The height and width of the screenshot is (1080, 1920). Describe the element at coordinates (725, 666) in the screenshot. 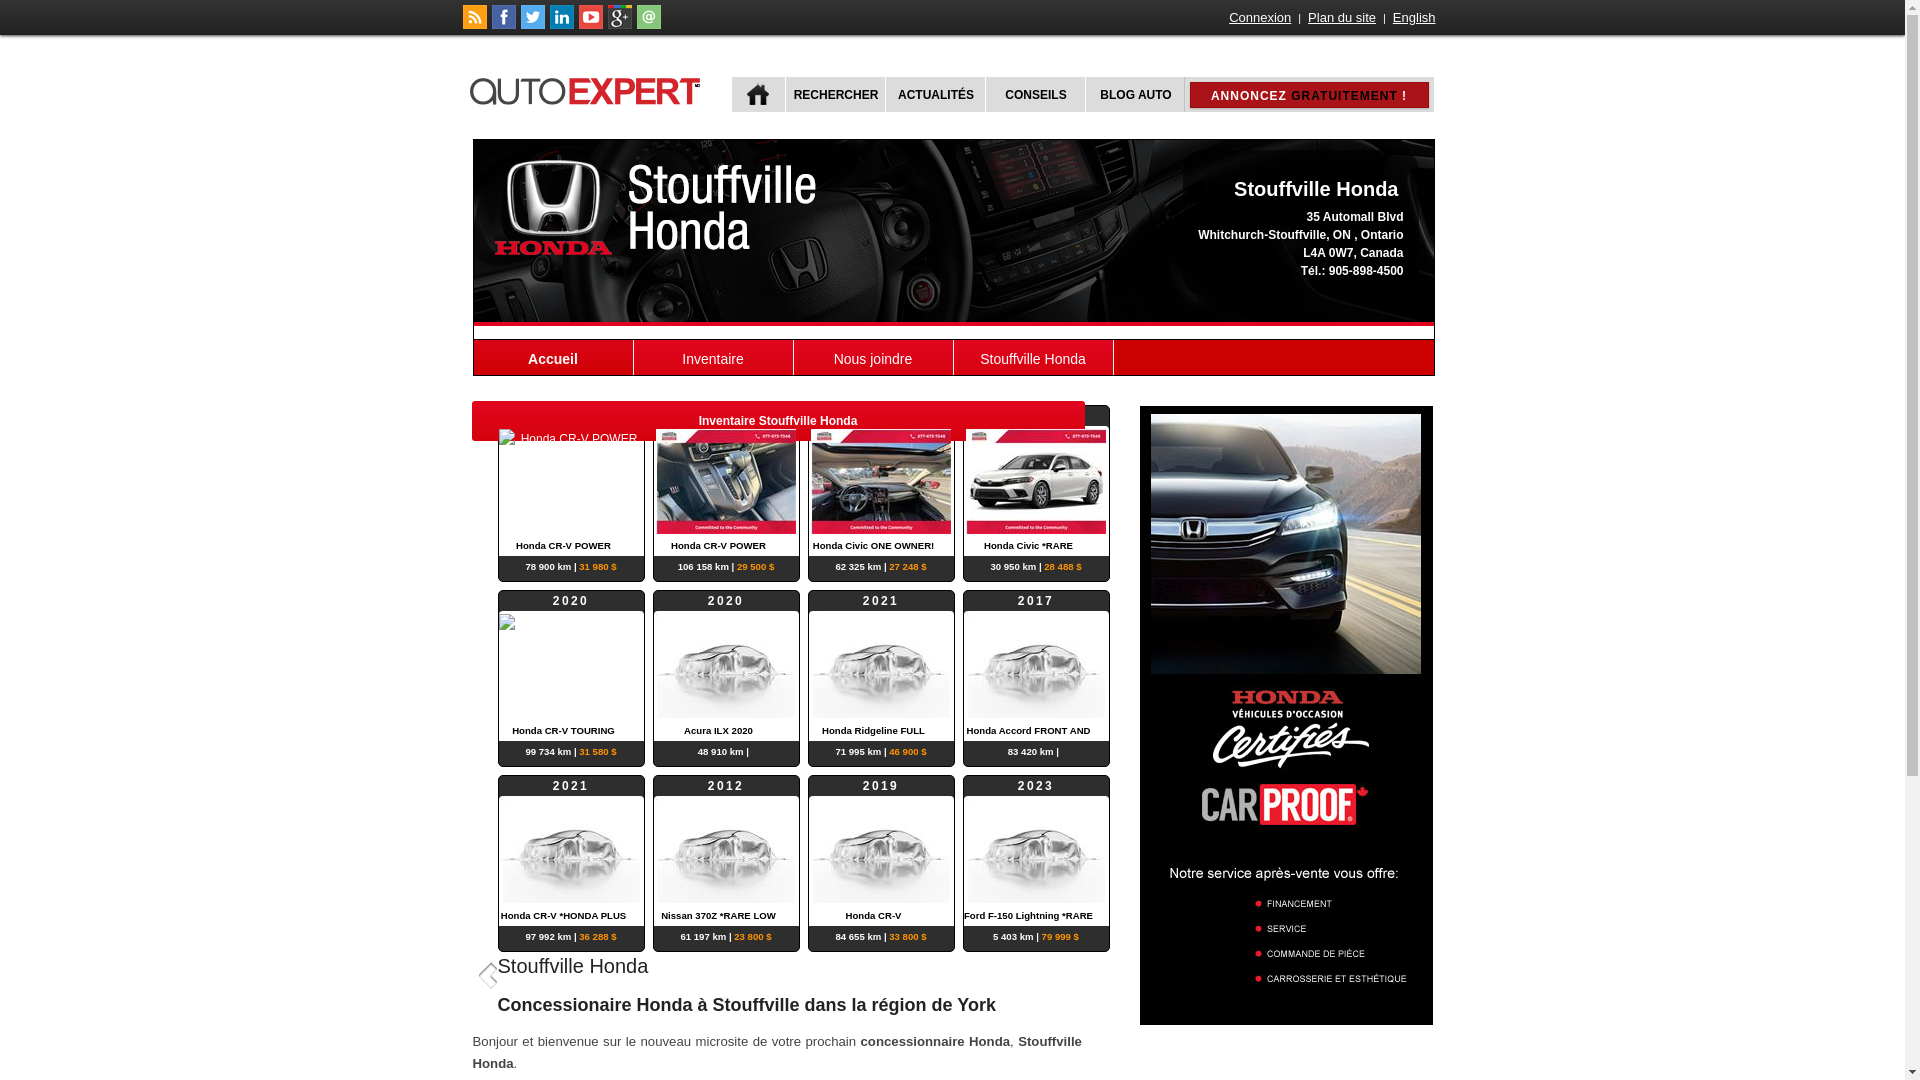

I see `'2020` at that location.